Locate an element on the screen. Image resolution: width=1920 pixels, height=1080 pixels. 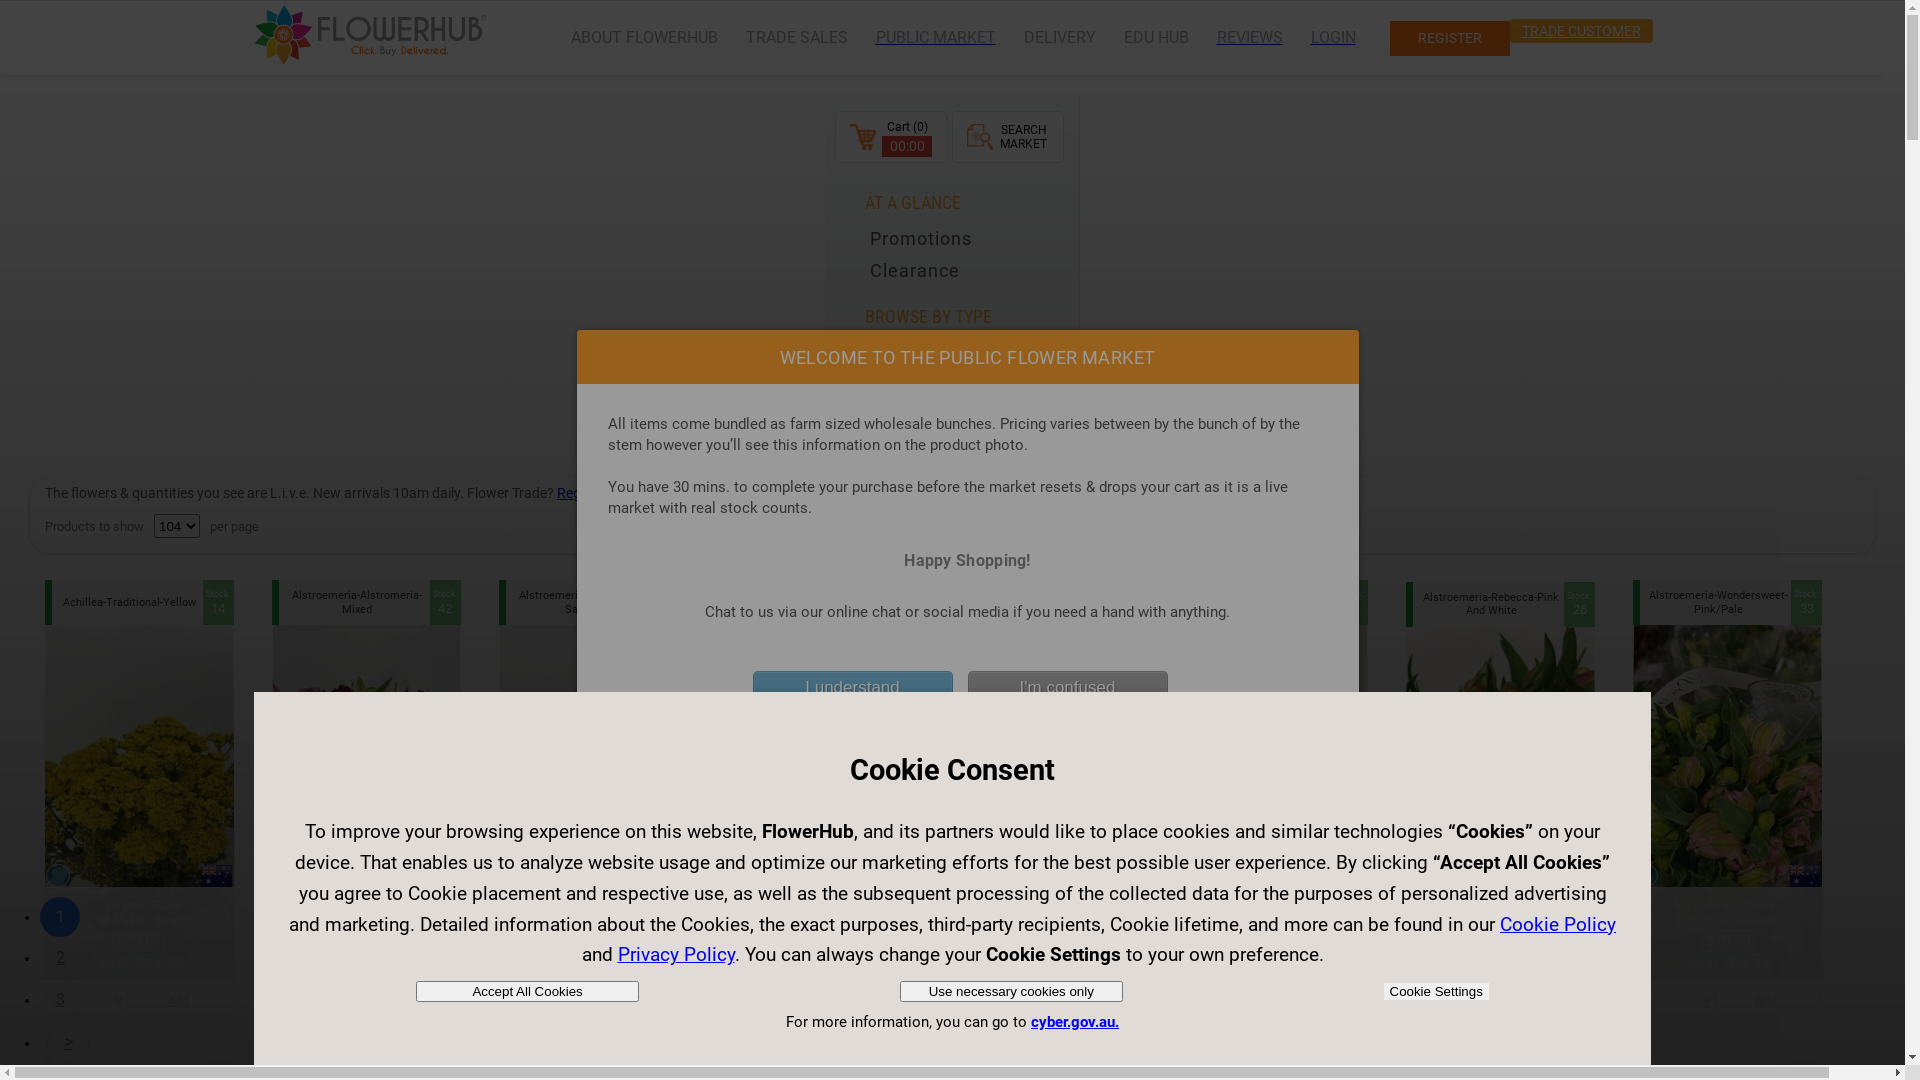
'Promotions' is located at coordinates (869, 238).